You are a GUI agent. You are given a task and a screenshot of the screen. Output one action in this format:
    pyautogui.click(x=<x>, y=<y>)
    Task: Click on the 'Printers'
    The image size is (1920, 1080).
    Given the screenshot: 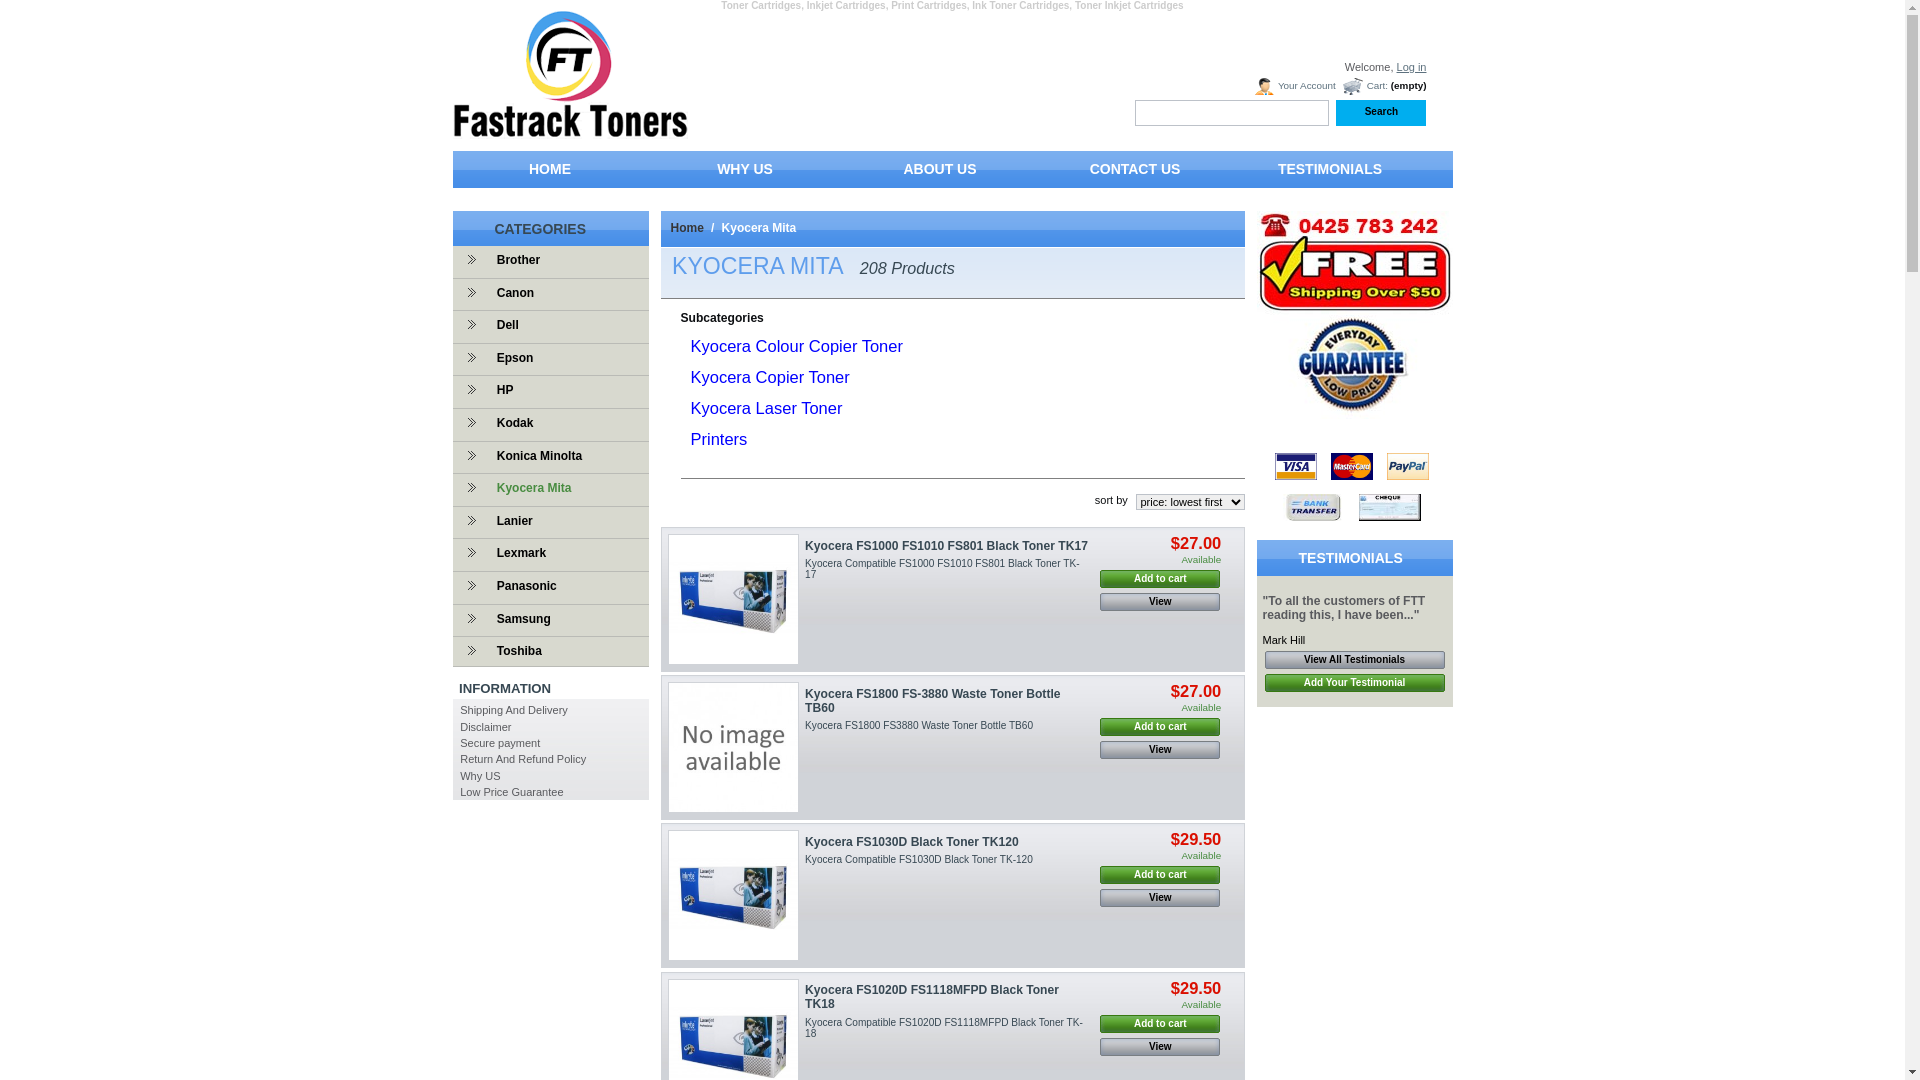 What is the action you would take?
    pyautogui.click(x=718, y=438)
    